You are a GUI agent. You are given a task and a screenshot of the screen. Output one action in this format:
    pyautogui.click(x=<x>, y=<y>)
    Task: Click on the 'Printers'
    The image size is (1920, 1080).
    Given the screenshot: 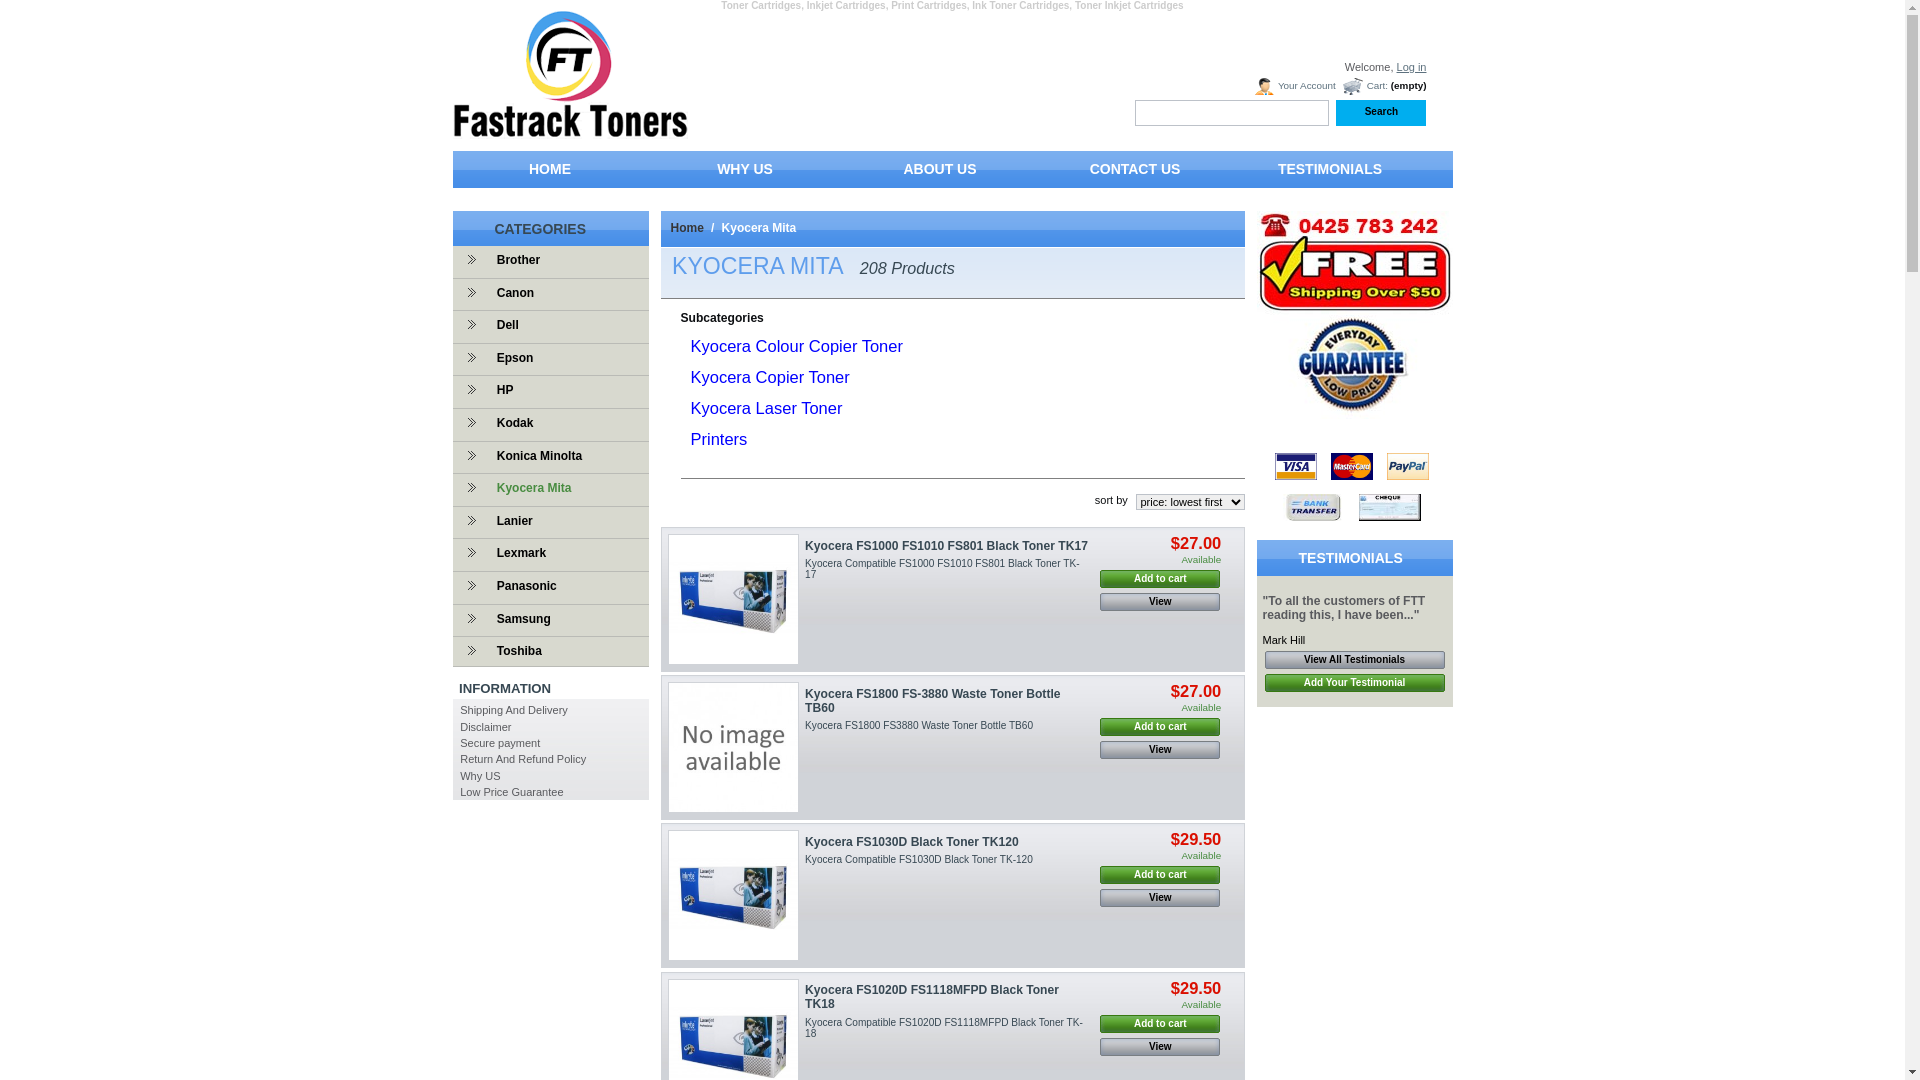 What is the action you would take?
    pyautogui.click(x=718, y=438)
    